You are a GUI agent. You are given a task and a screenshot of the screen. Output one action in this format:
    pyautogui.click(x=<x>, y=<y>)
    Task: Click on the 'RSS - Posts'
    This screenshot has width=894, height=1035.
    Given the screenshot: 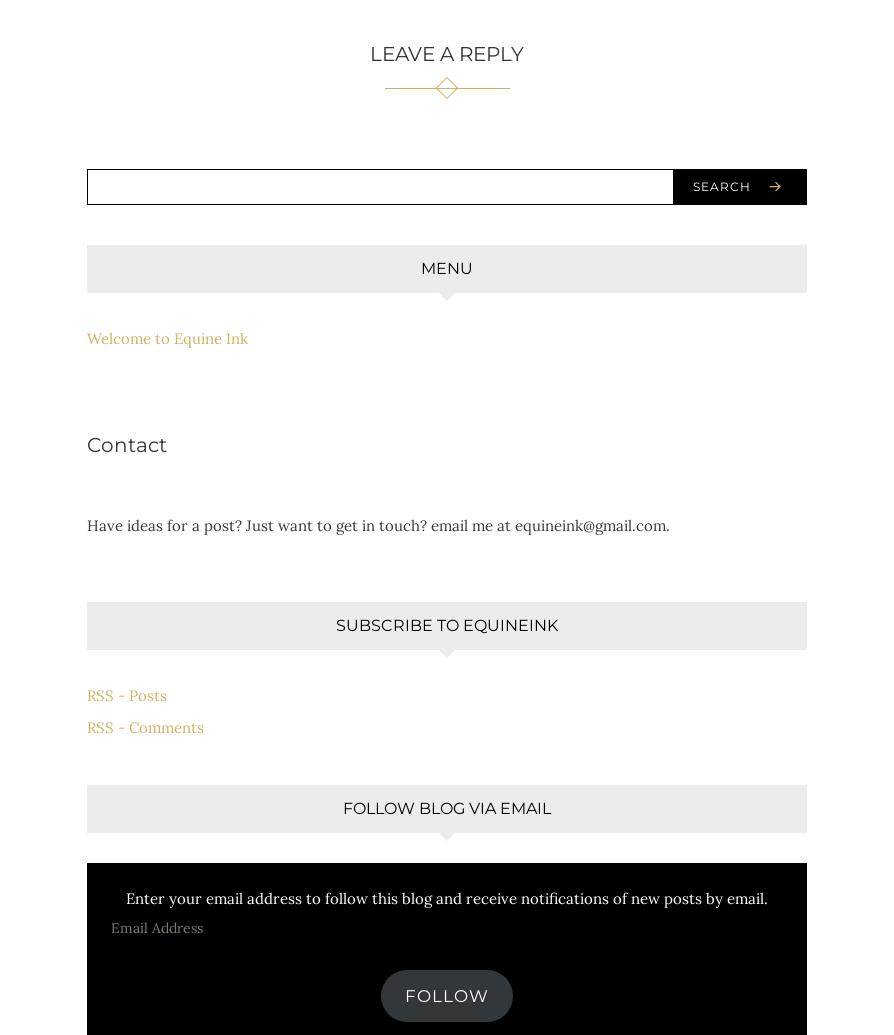 What is the action you would take?
    pyautogui.click(x=86, y=693)
    